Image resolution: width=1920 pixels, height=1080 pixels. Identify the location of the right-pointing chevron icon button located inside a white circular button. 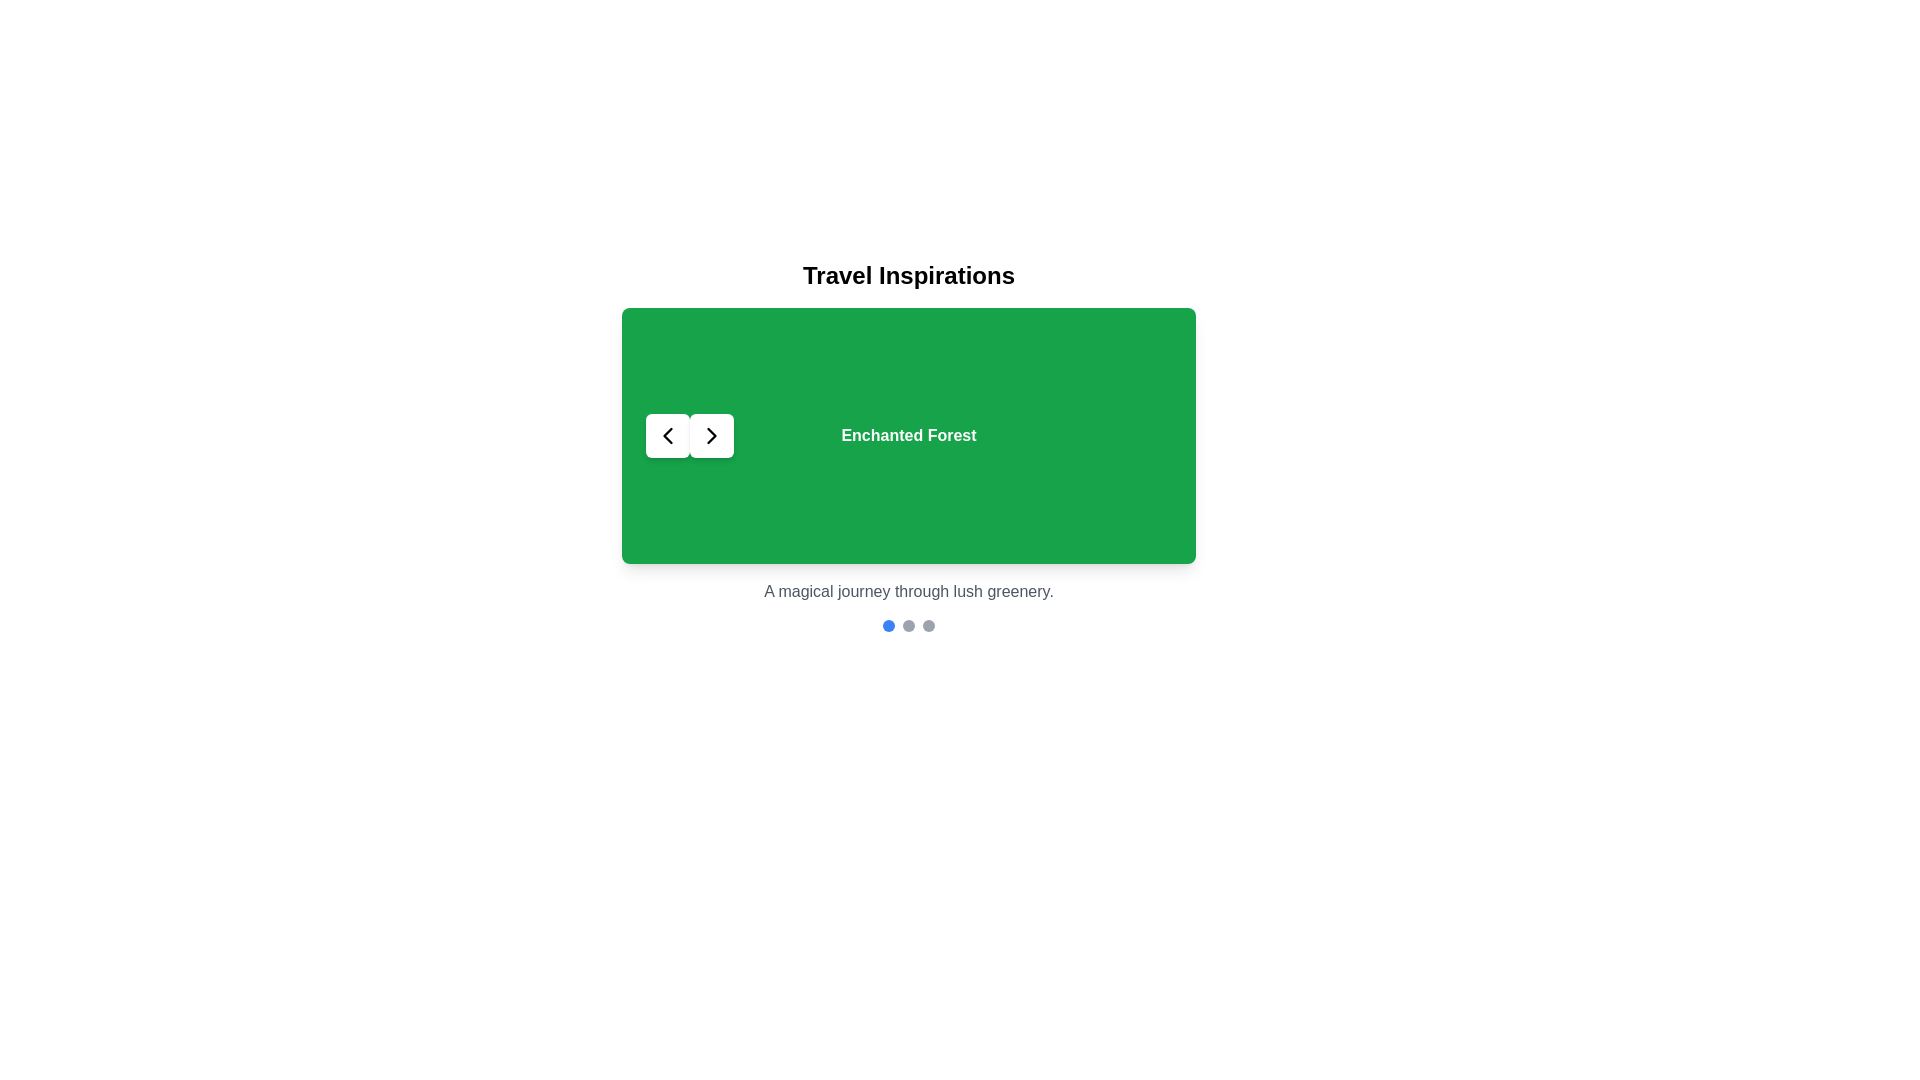
(711, 434).